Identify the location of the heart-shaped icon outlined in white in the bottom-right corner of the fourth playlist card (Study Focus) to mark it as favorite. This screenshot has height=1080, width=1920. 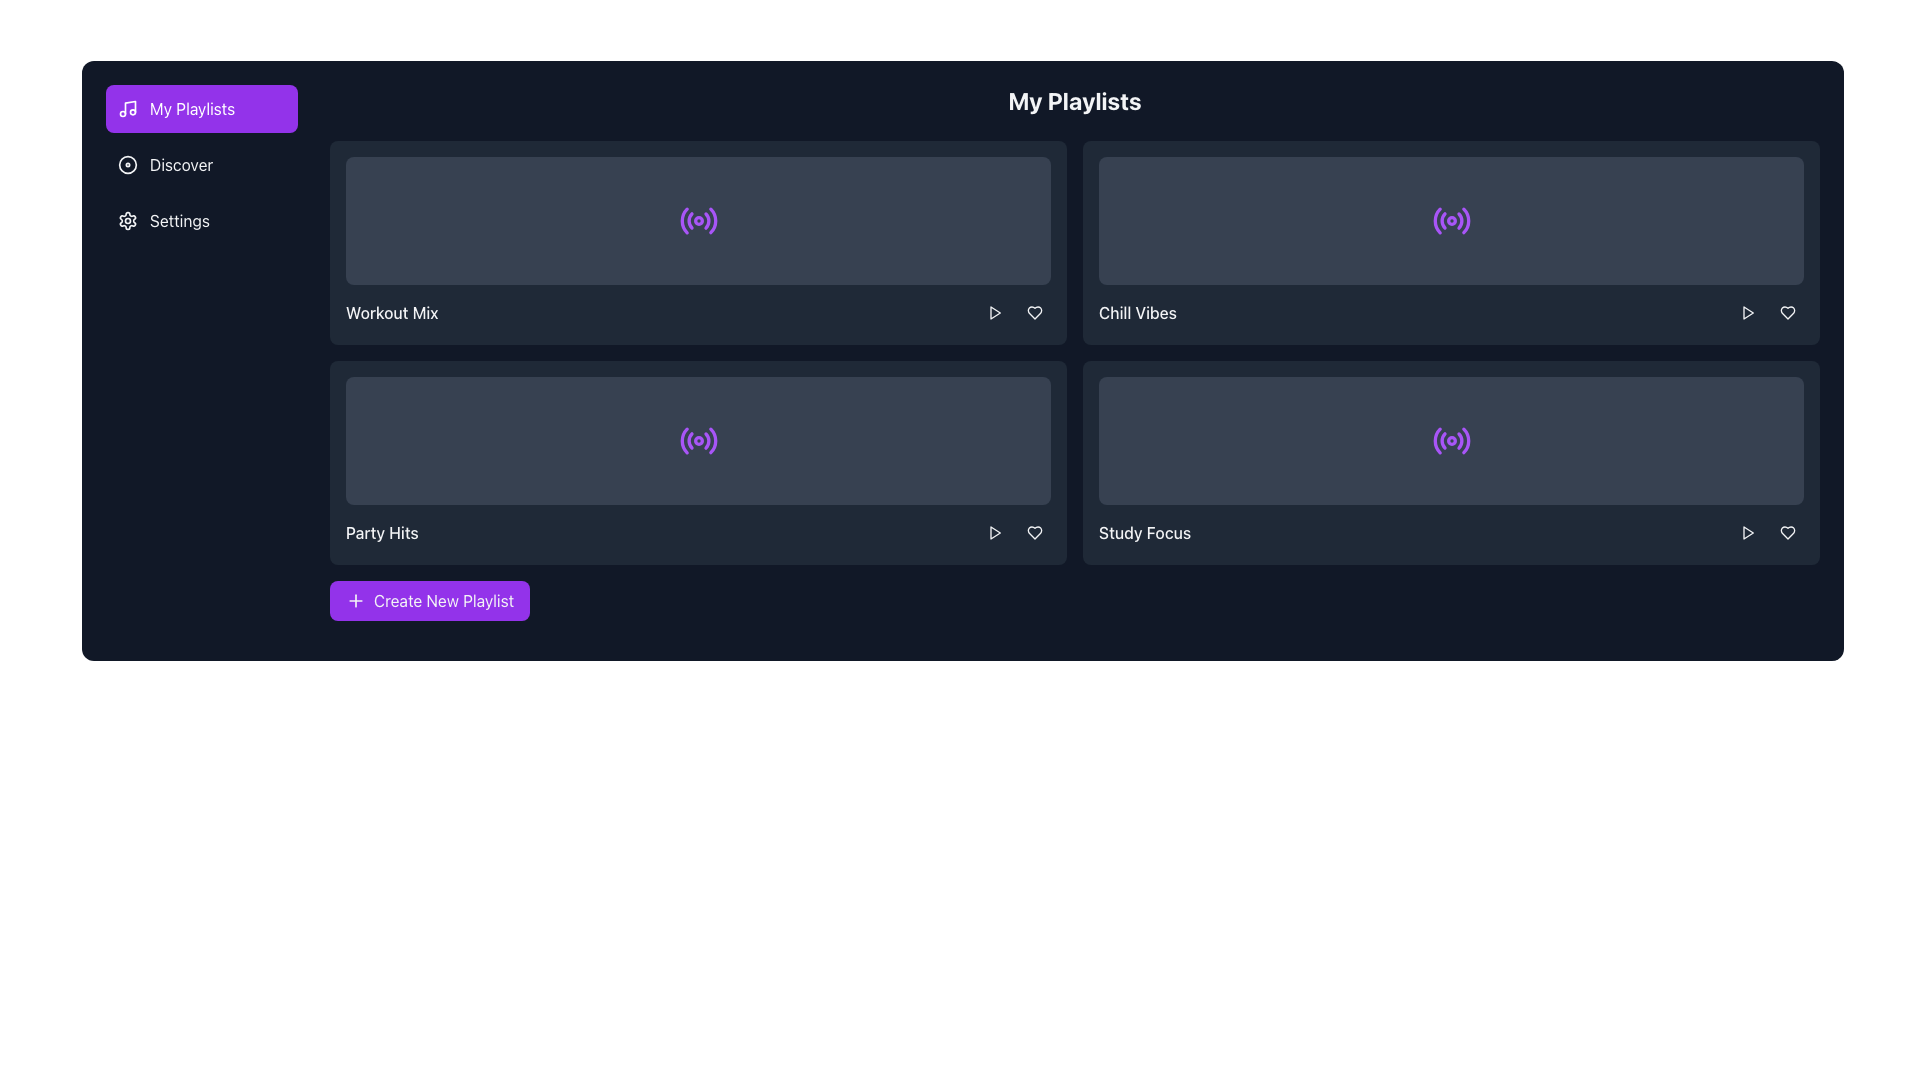
(1788, 531).